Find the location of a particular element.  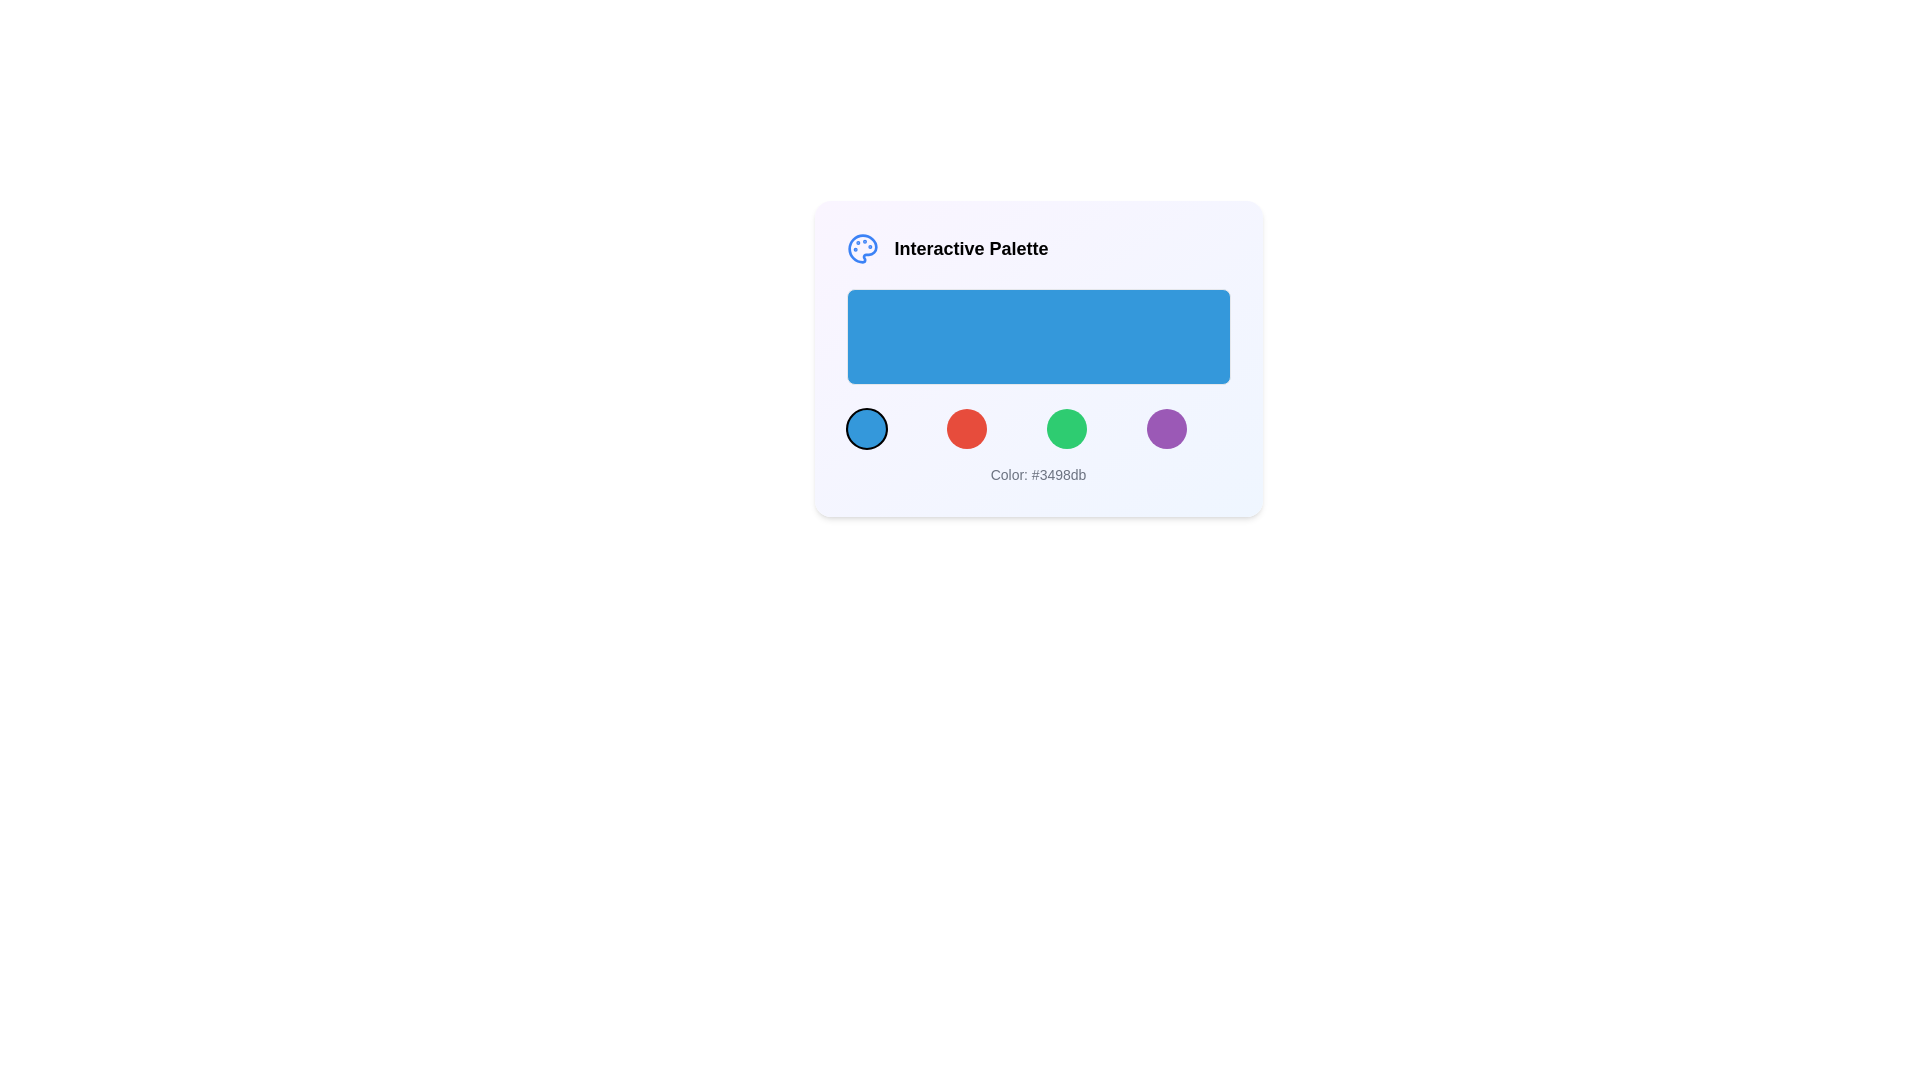

the Color Display Area, which is a blue rectangular section located above the circular color options in the 'Interactive Palette' card is located at coordinates (1038, 369).